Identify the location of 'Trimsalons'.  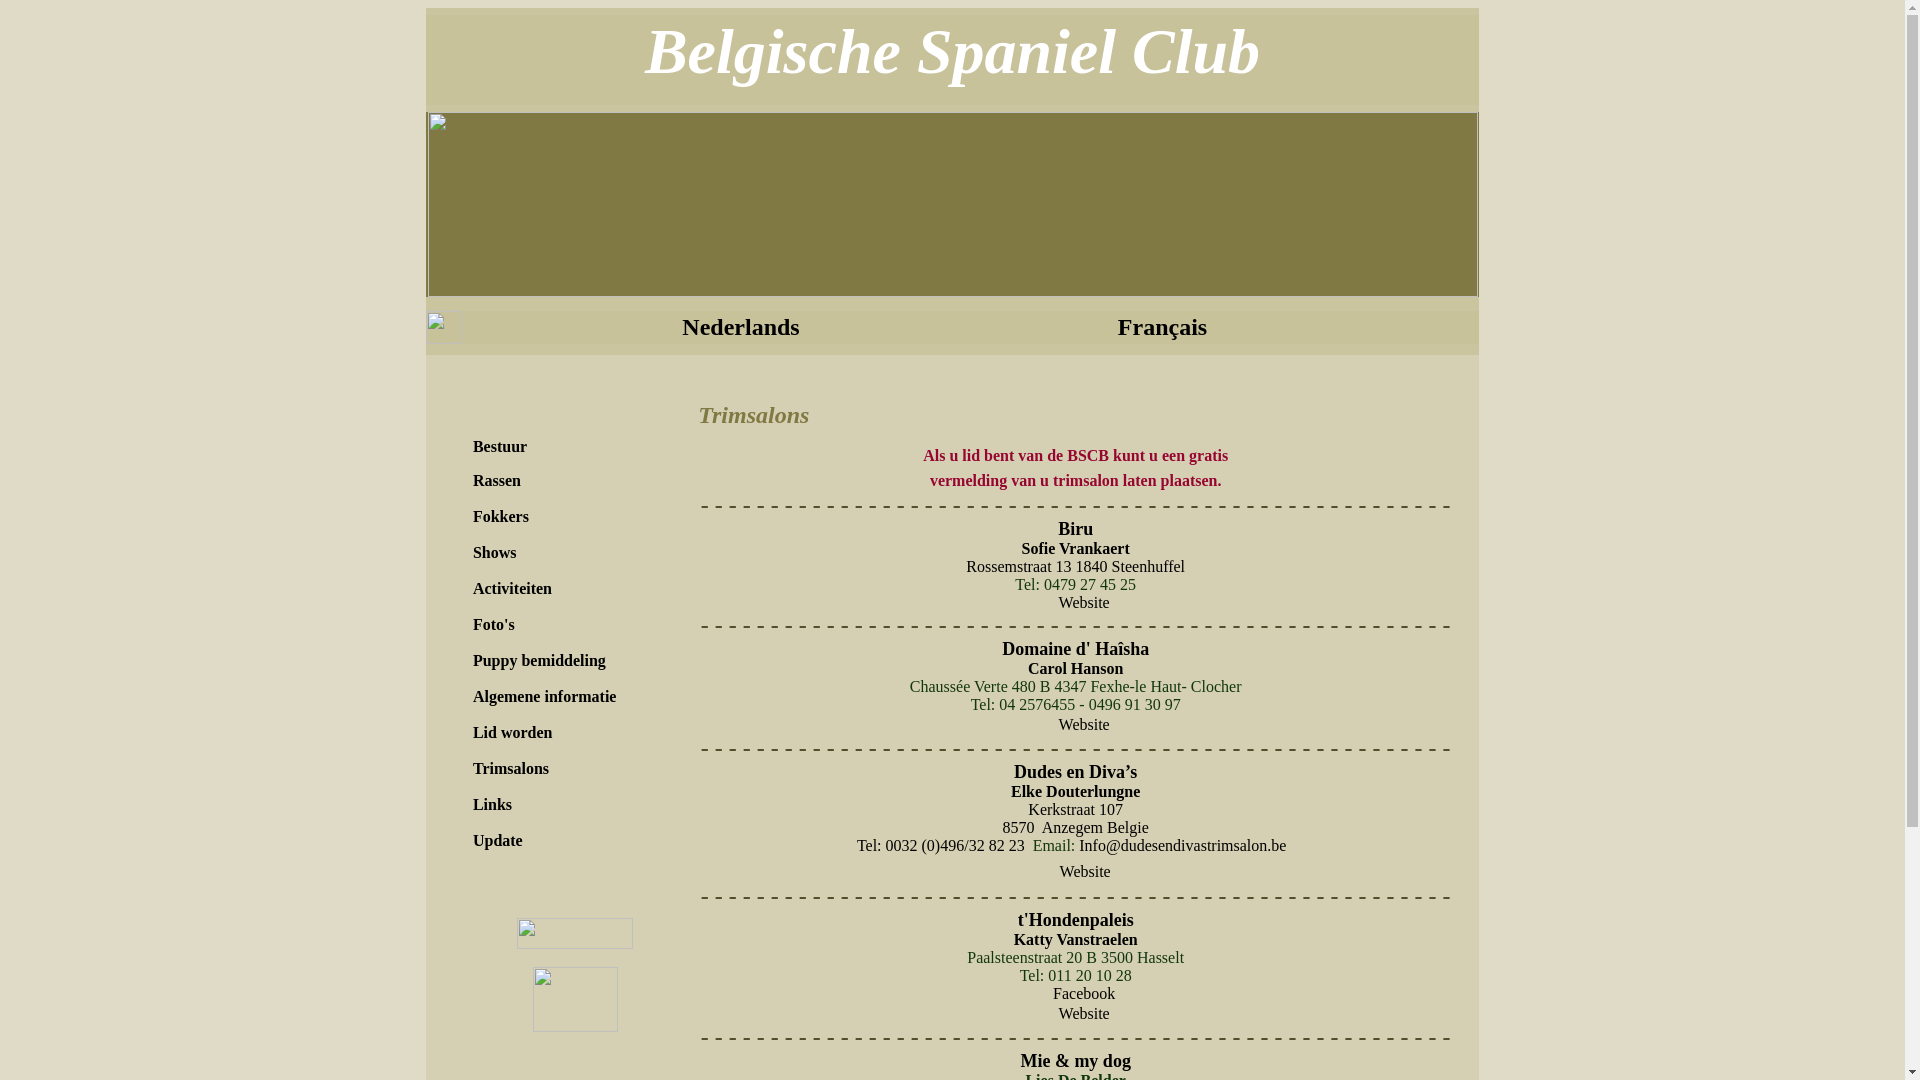
(510, 767).